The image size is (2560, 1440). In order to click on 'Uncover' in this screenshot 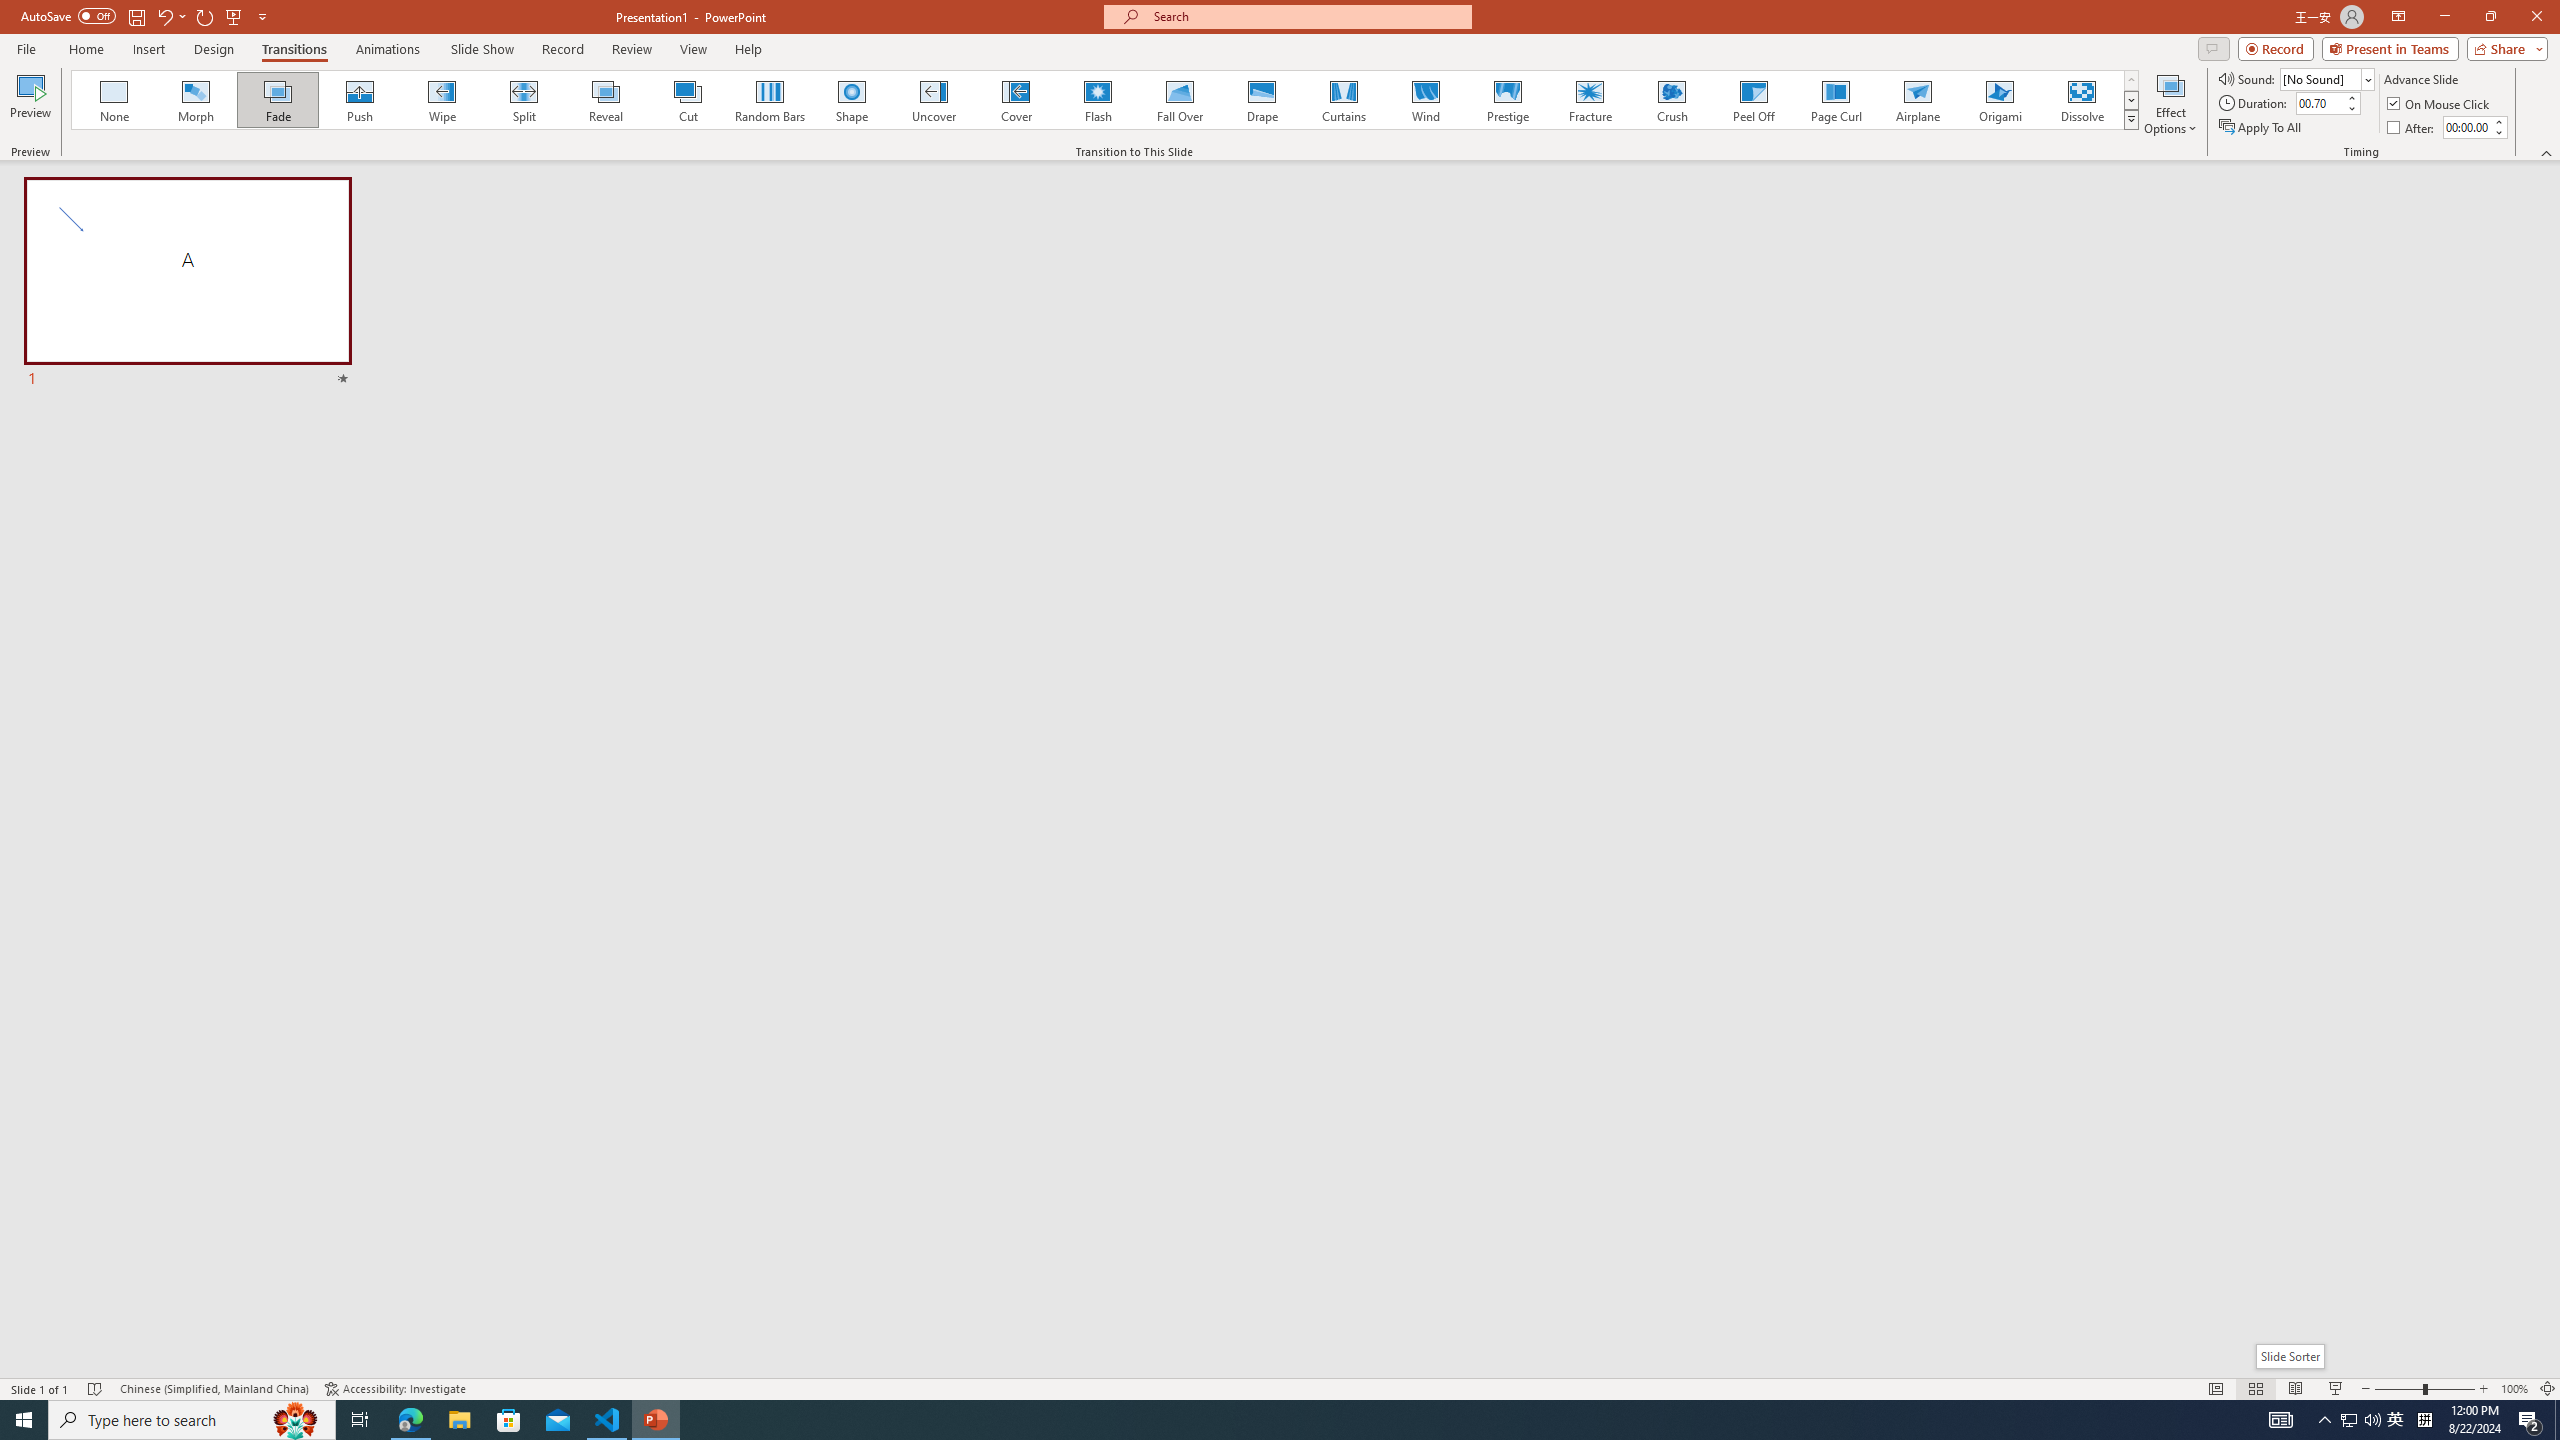, I will do `click(933, 99)`.